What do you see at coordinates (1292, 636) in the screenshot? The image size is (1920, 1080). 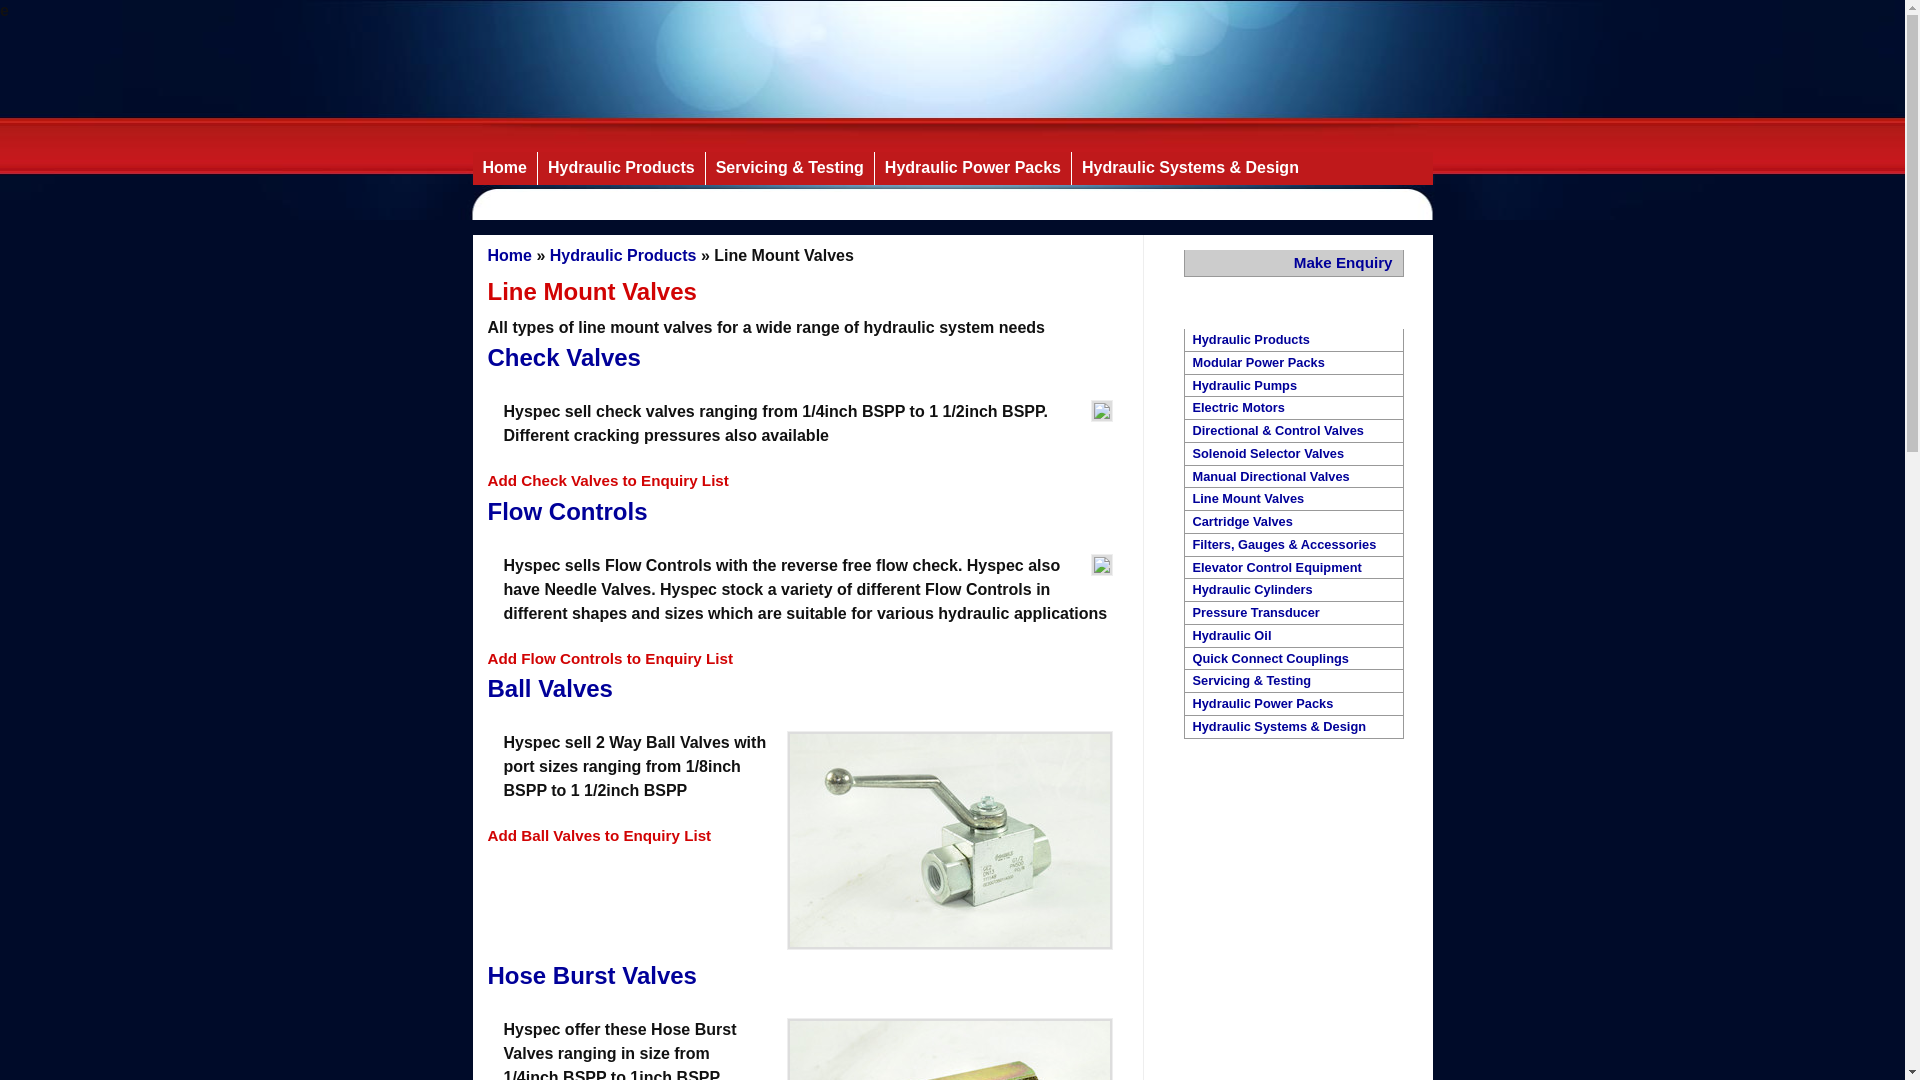 I see `'Hydraulic Oil'` at bounding box center [1292, 636].